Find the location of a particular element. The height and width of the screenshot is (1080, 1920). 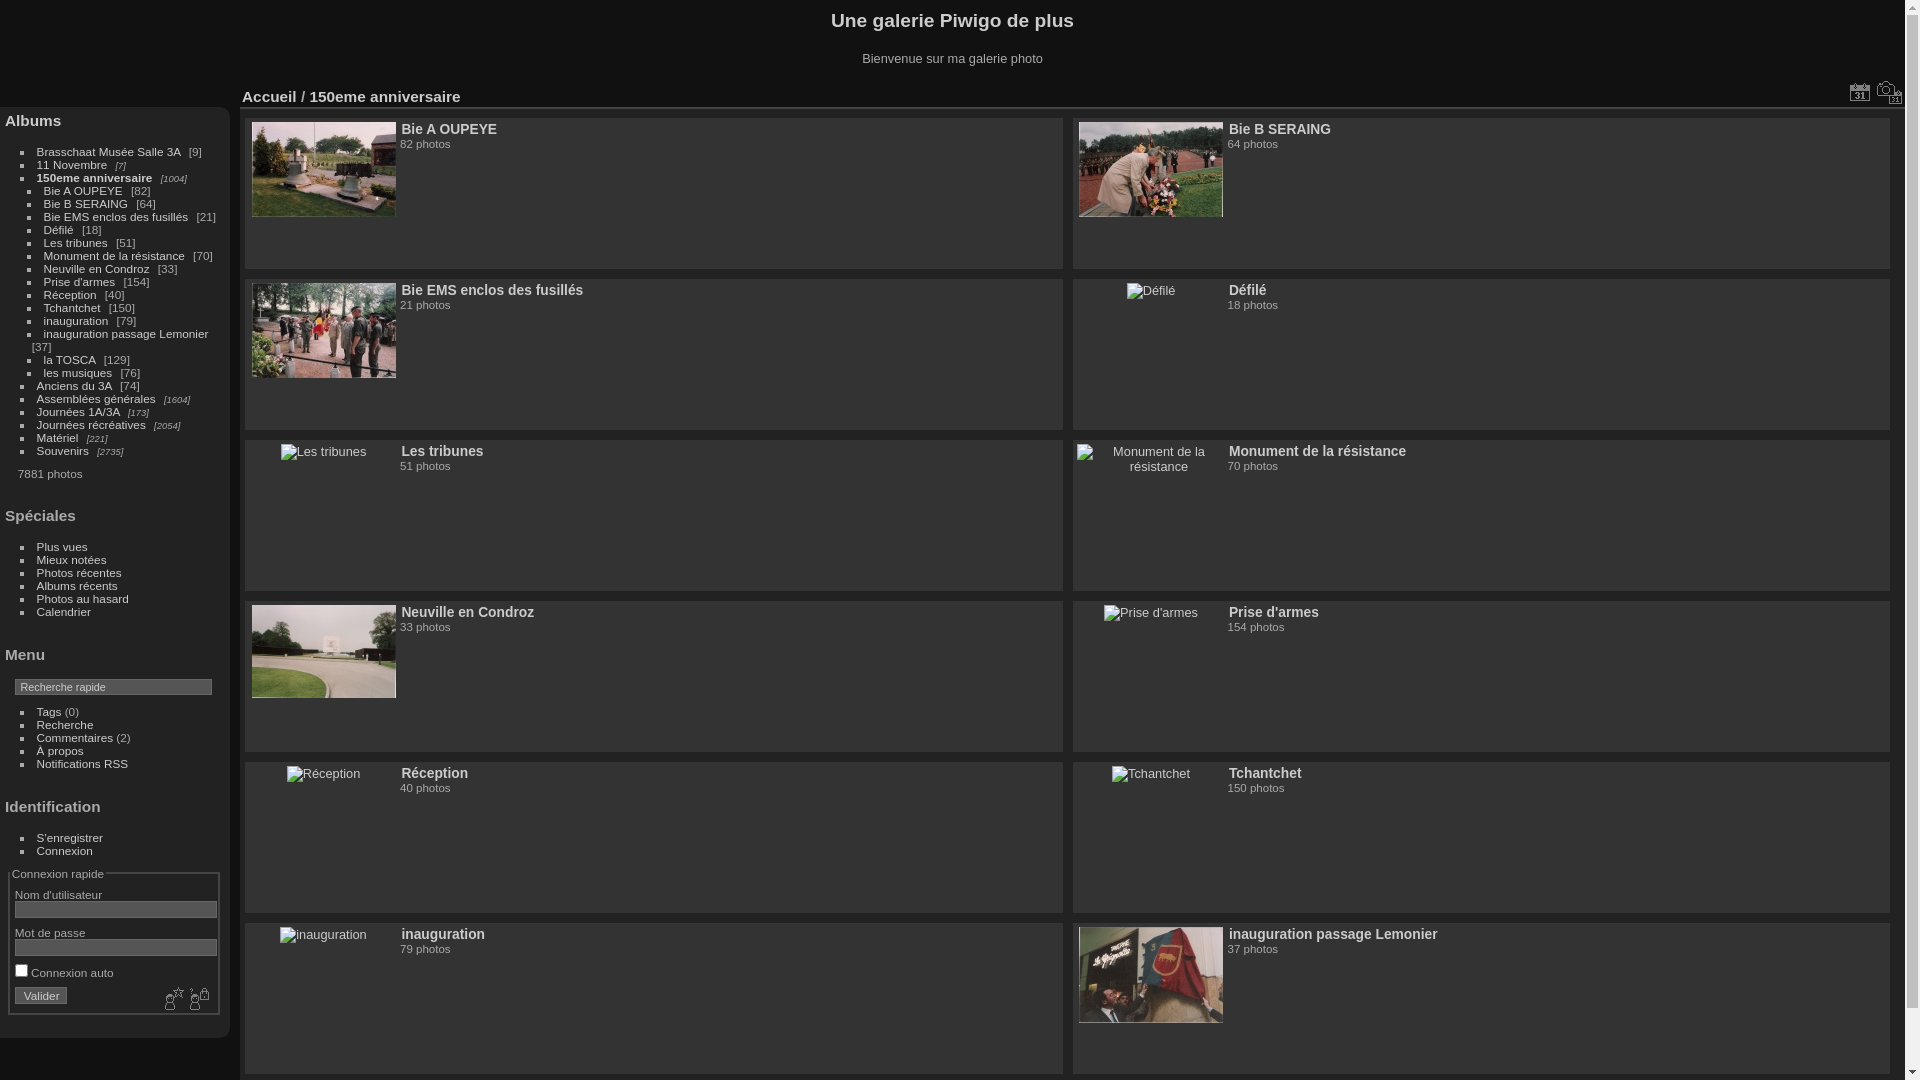

'150eme anniversaire' is located at coordinates (94, 176).